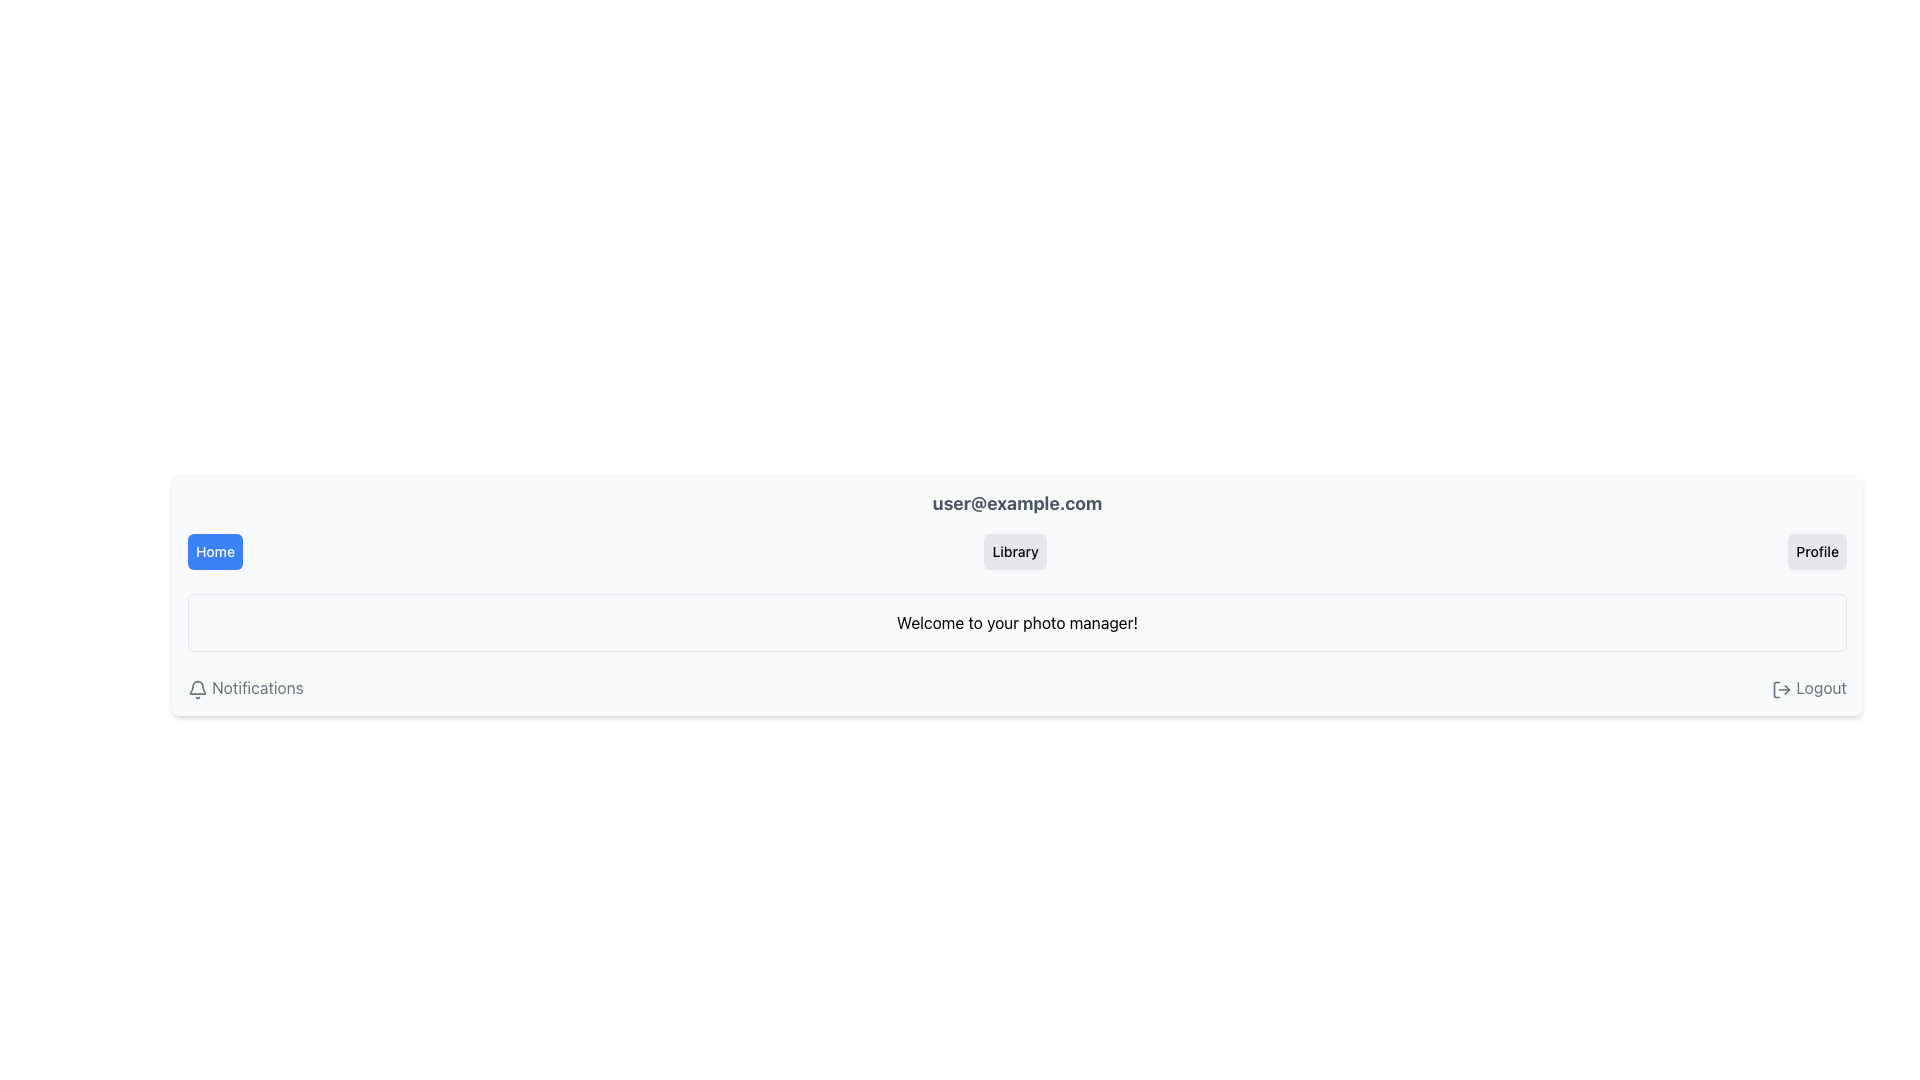  Describe the element at coordinates (244, 686) in the screenshot. I see `the 'Notifications' link with a bell icon, located on the lower-left corner of the interface, to change its color to blue` at that location.